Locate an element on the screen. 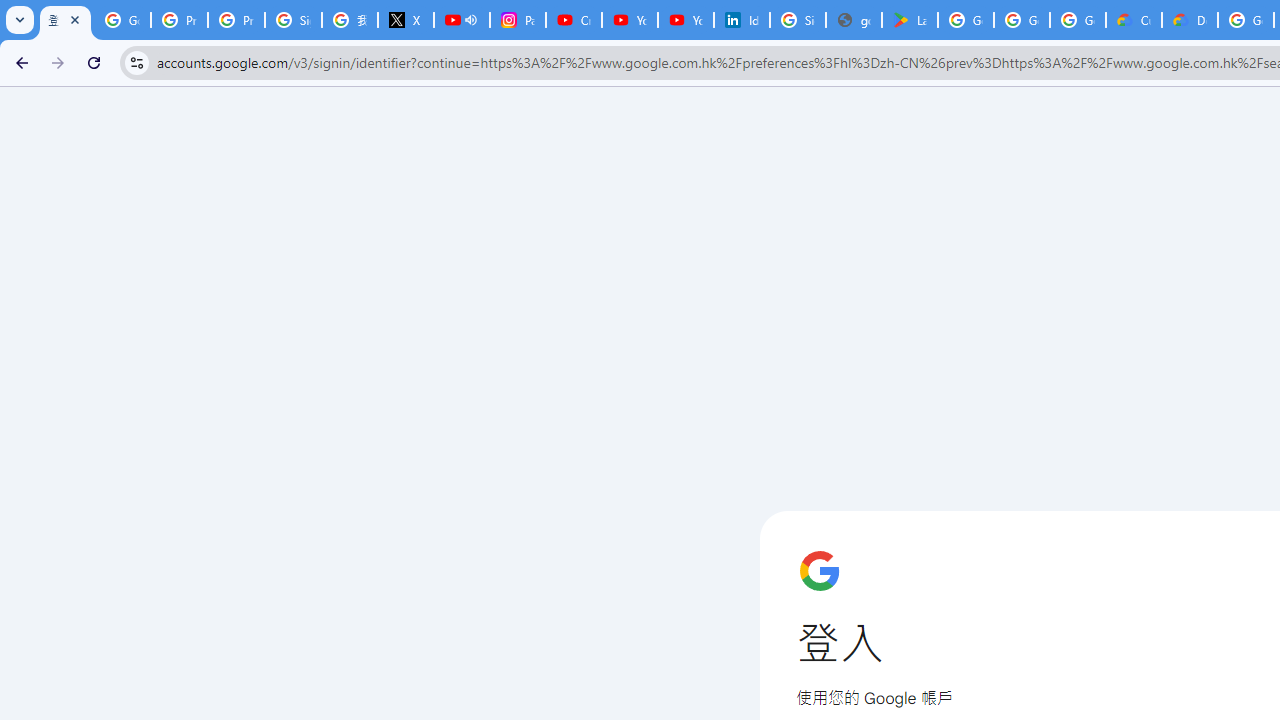 This screenshot has width=1280, height=720. 'Google Workspace - Specific Terms' is located at coordinates (1076, 20).